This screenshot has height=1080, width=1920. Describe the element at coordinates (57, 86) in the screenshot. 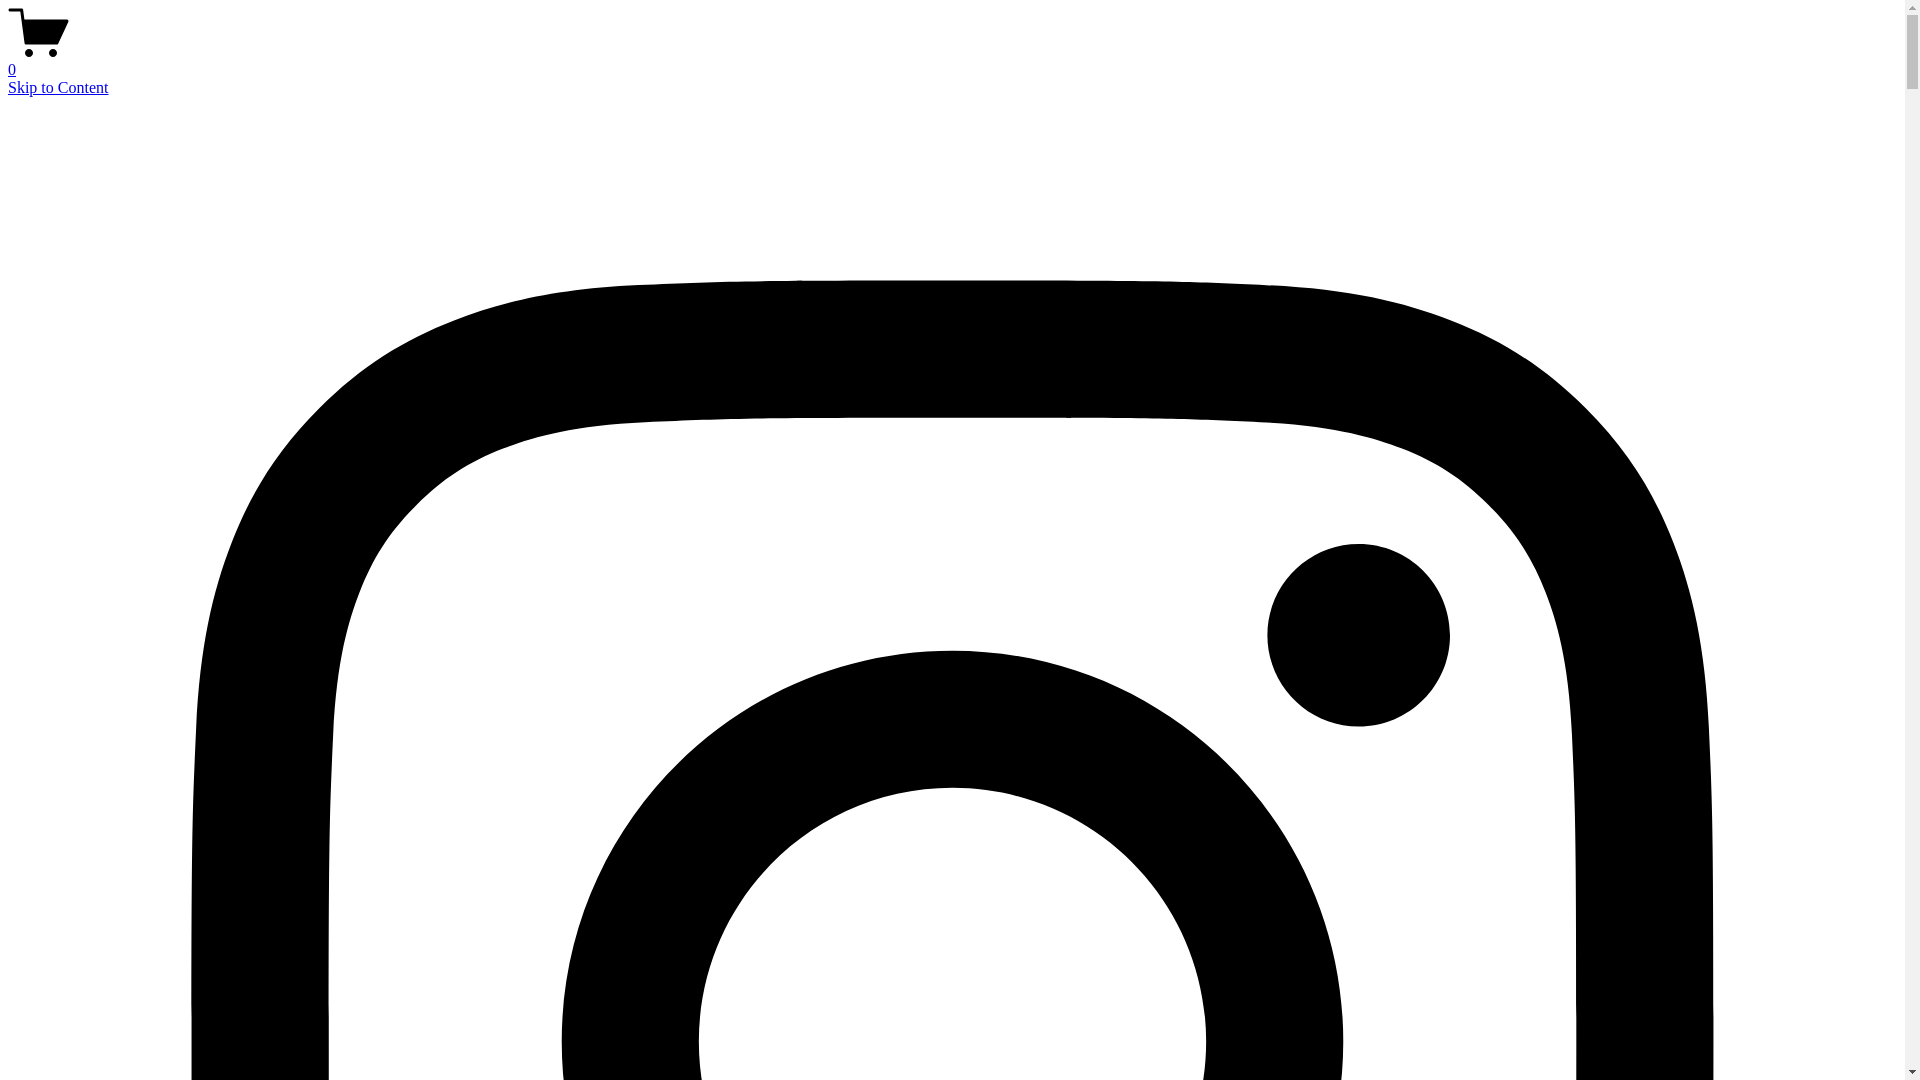

I see `'Skip to Content'` at that location.